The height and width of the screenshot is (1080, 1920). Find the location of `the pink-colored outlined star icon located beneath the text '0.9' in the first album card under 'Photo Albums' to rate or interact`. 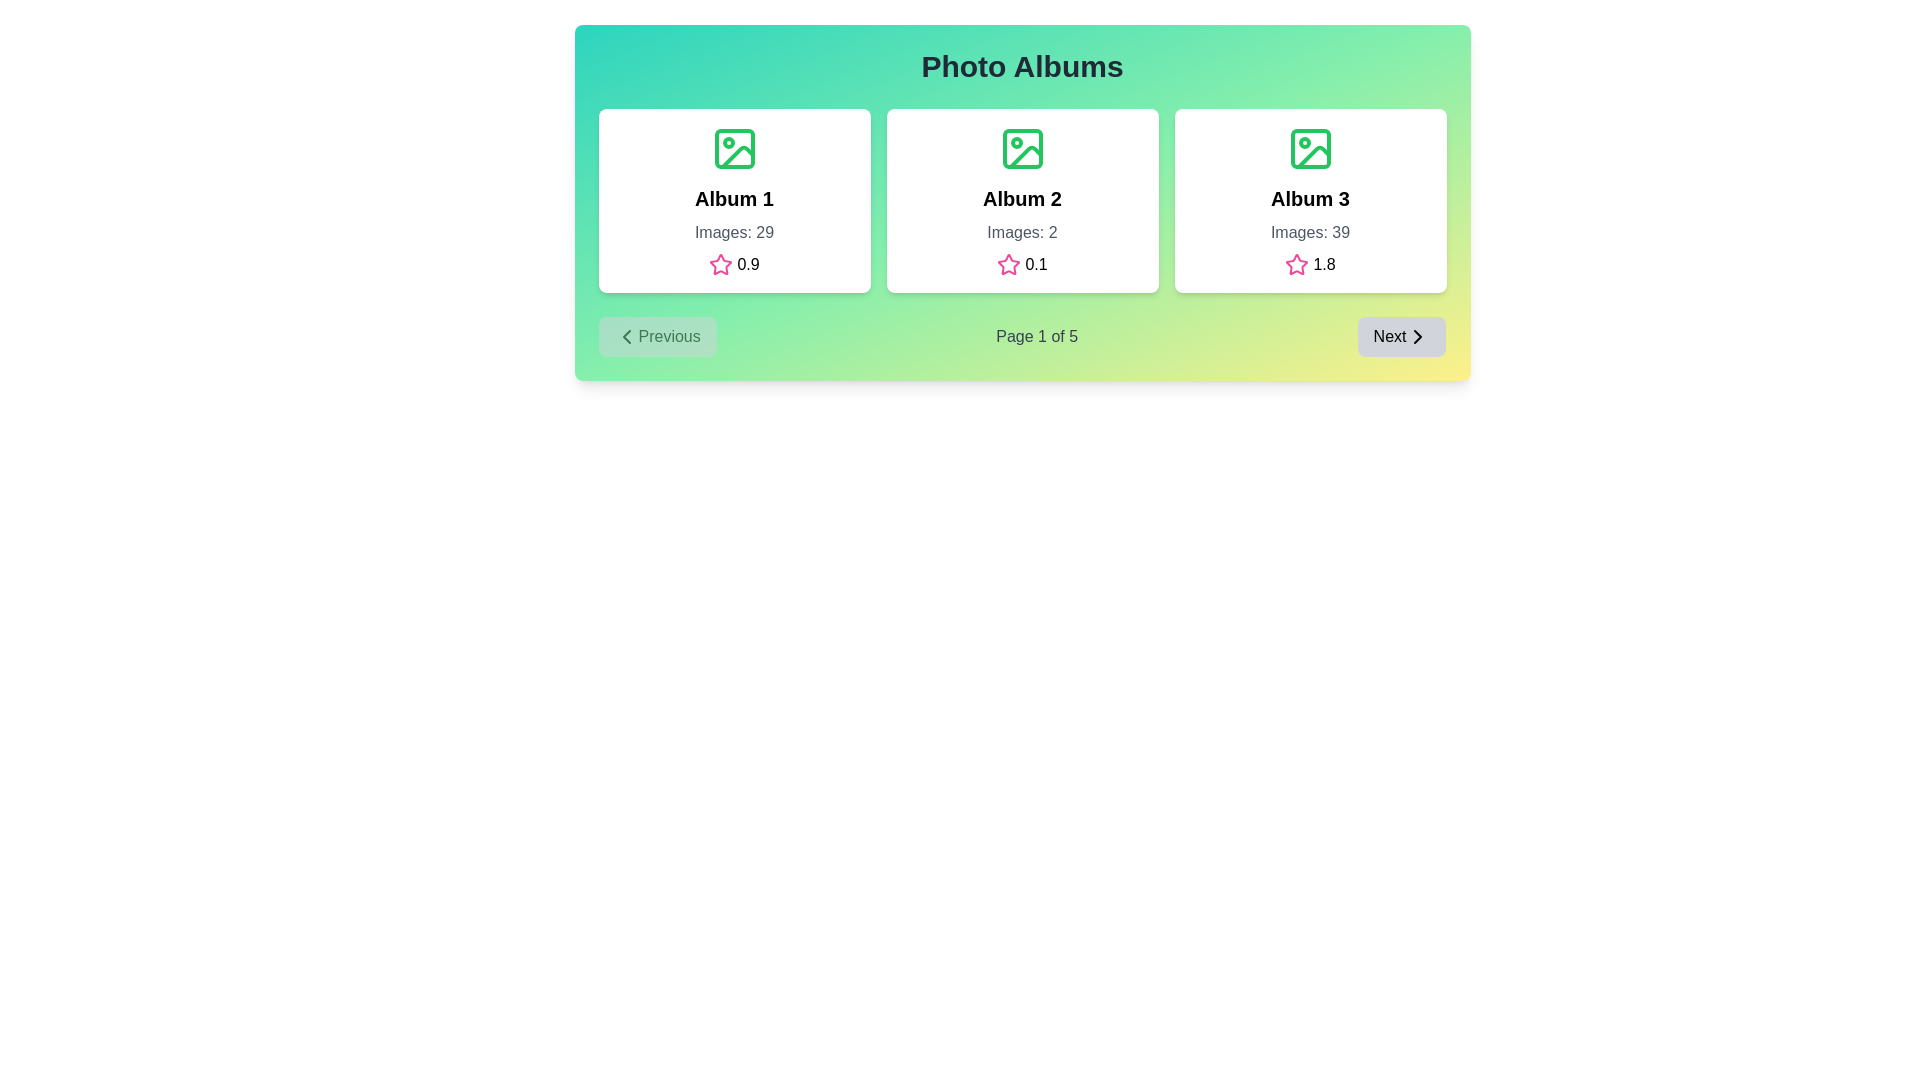

the pink-colored outlined star icon located beneath the text '0.9' in the first album card under 'Photo Albums' to rate or interact is located at coordinates (720, 263).